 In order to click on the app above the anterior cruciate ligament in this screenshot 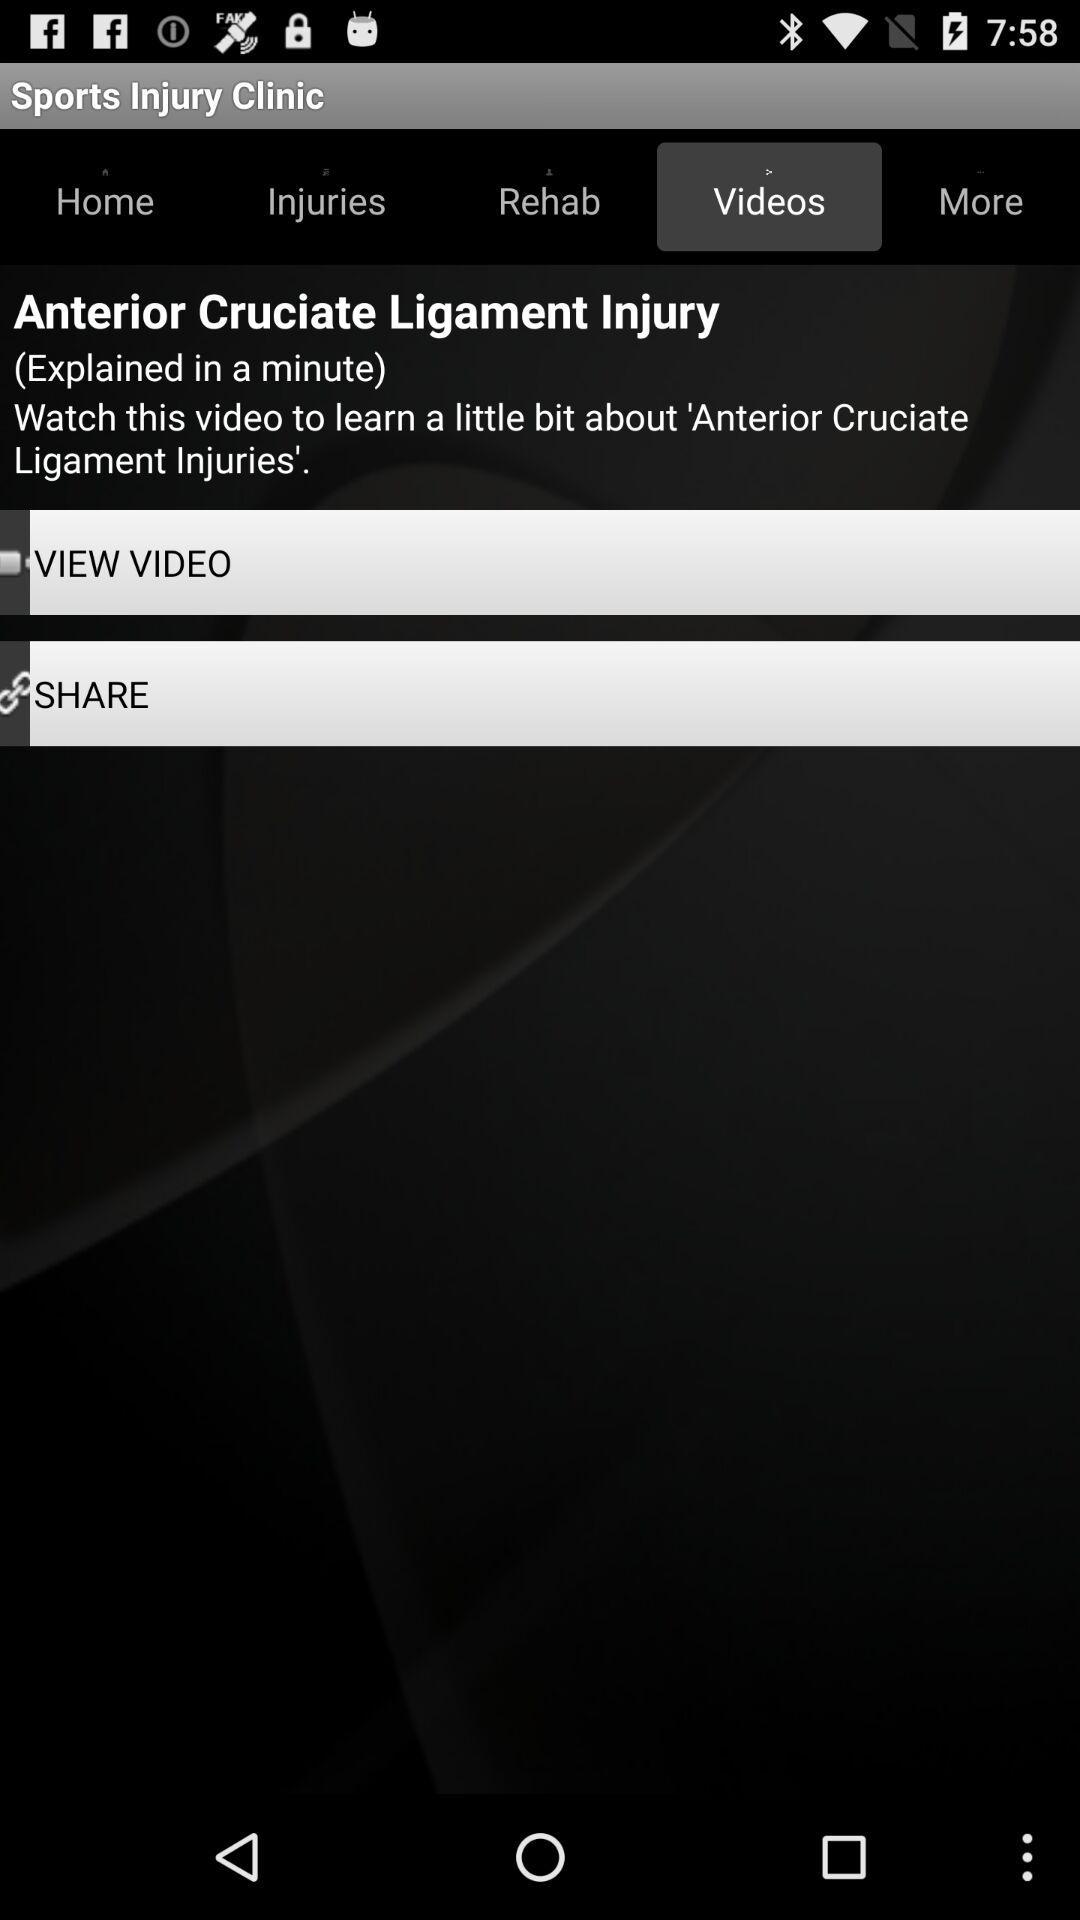, I will do `click(768, 196)`.